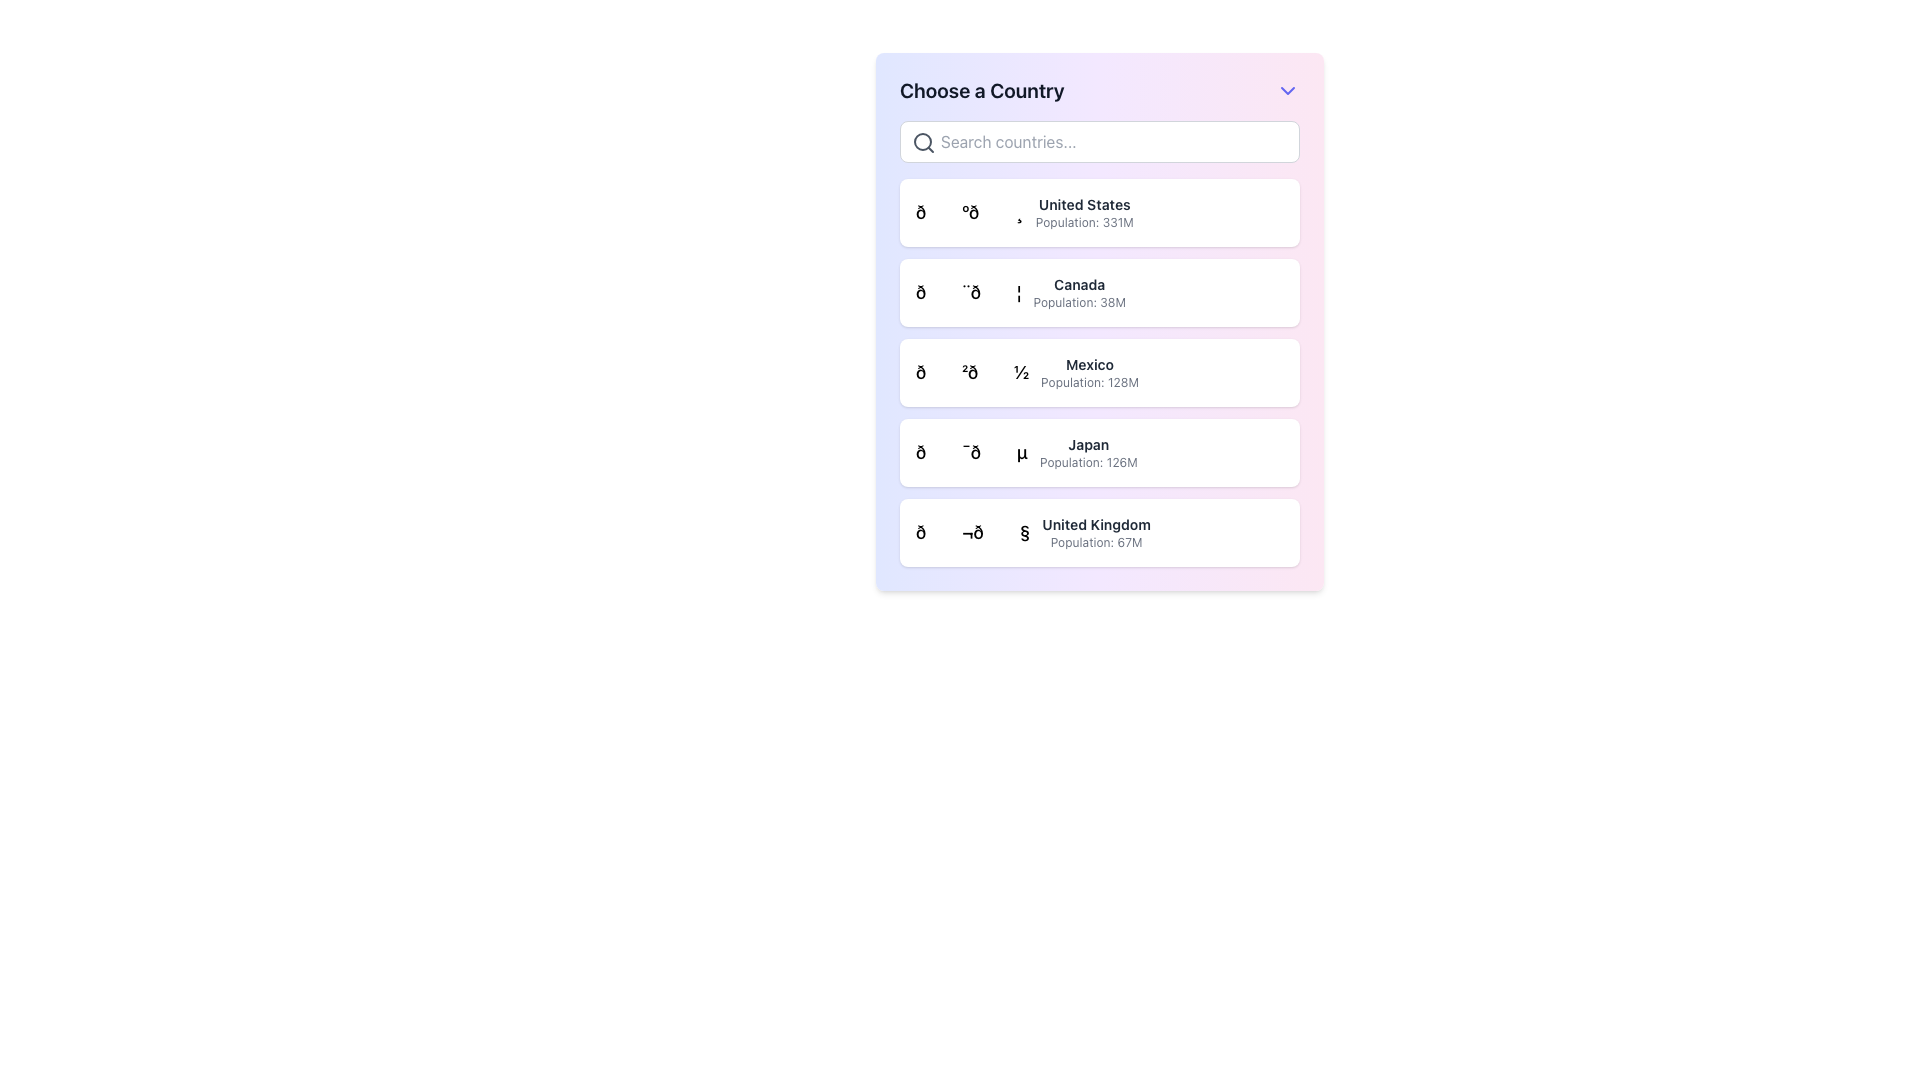 This screenshot has width=1920, height=1080. What do you see at coordinates (1024, 212) in the screenshot?
I see `the first list item under the 'Choose a Country' section` at bounding box center [1024, 212].